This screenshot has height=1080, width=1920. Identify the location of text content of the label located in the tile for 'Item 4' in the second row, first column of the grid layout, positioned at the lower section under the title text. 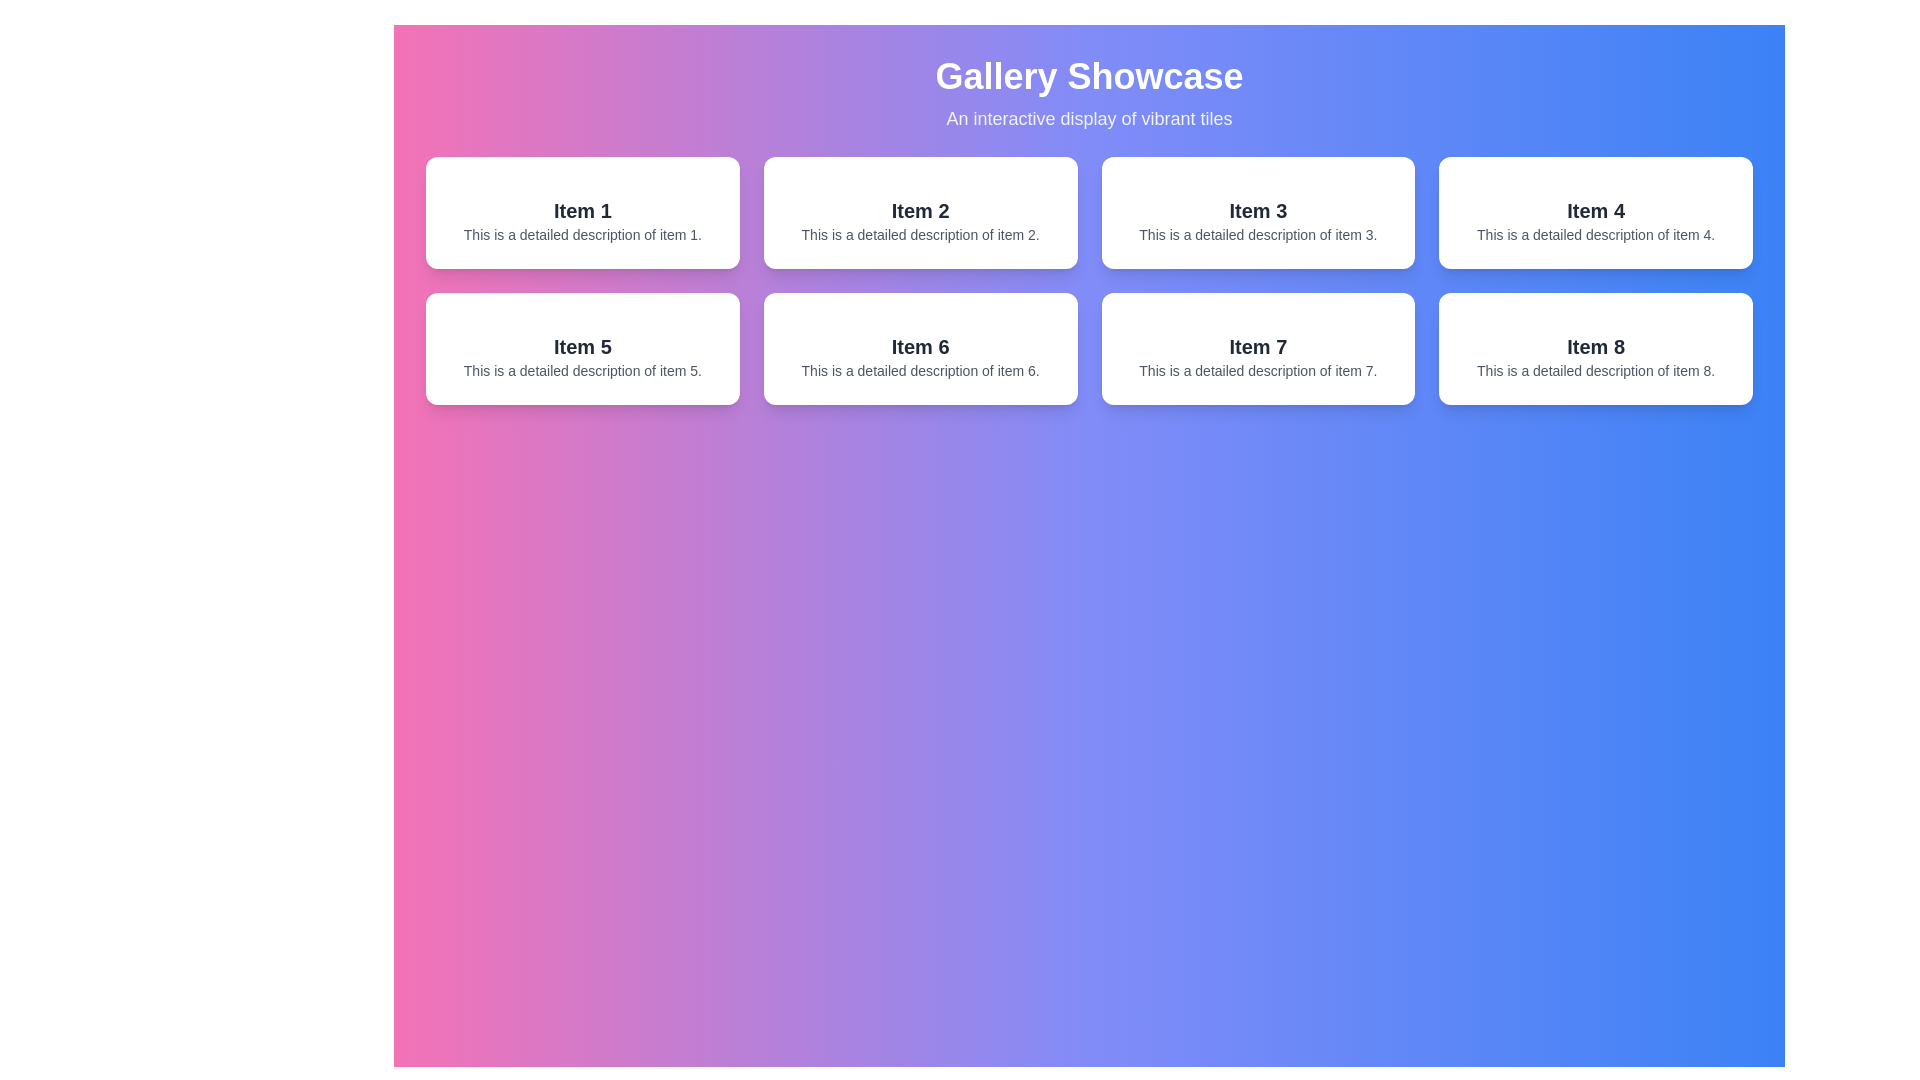
(1595, 234).